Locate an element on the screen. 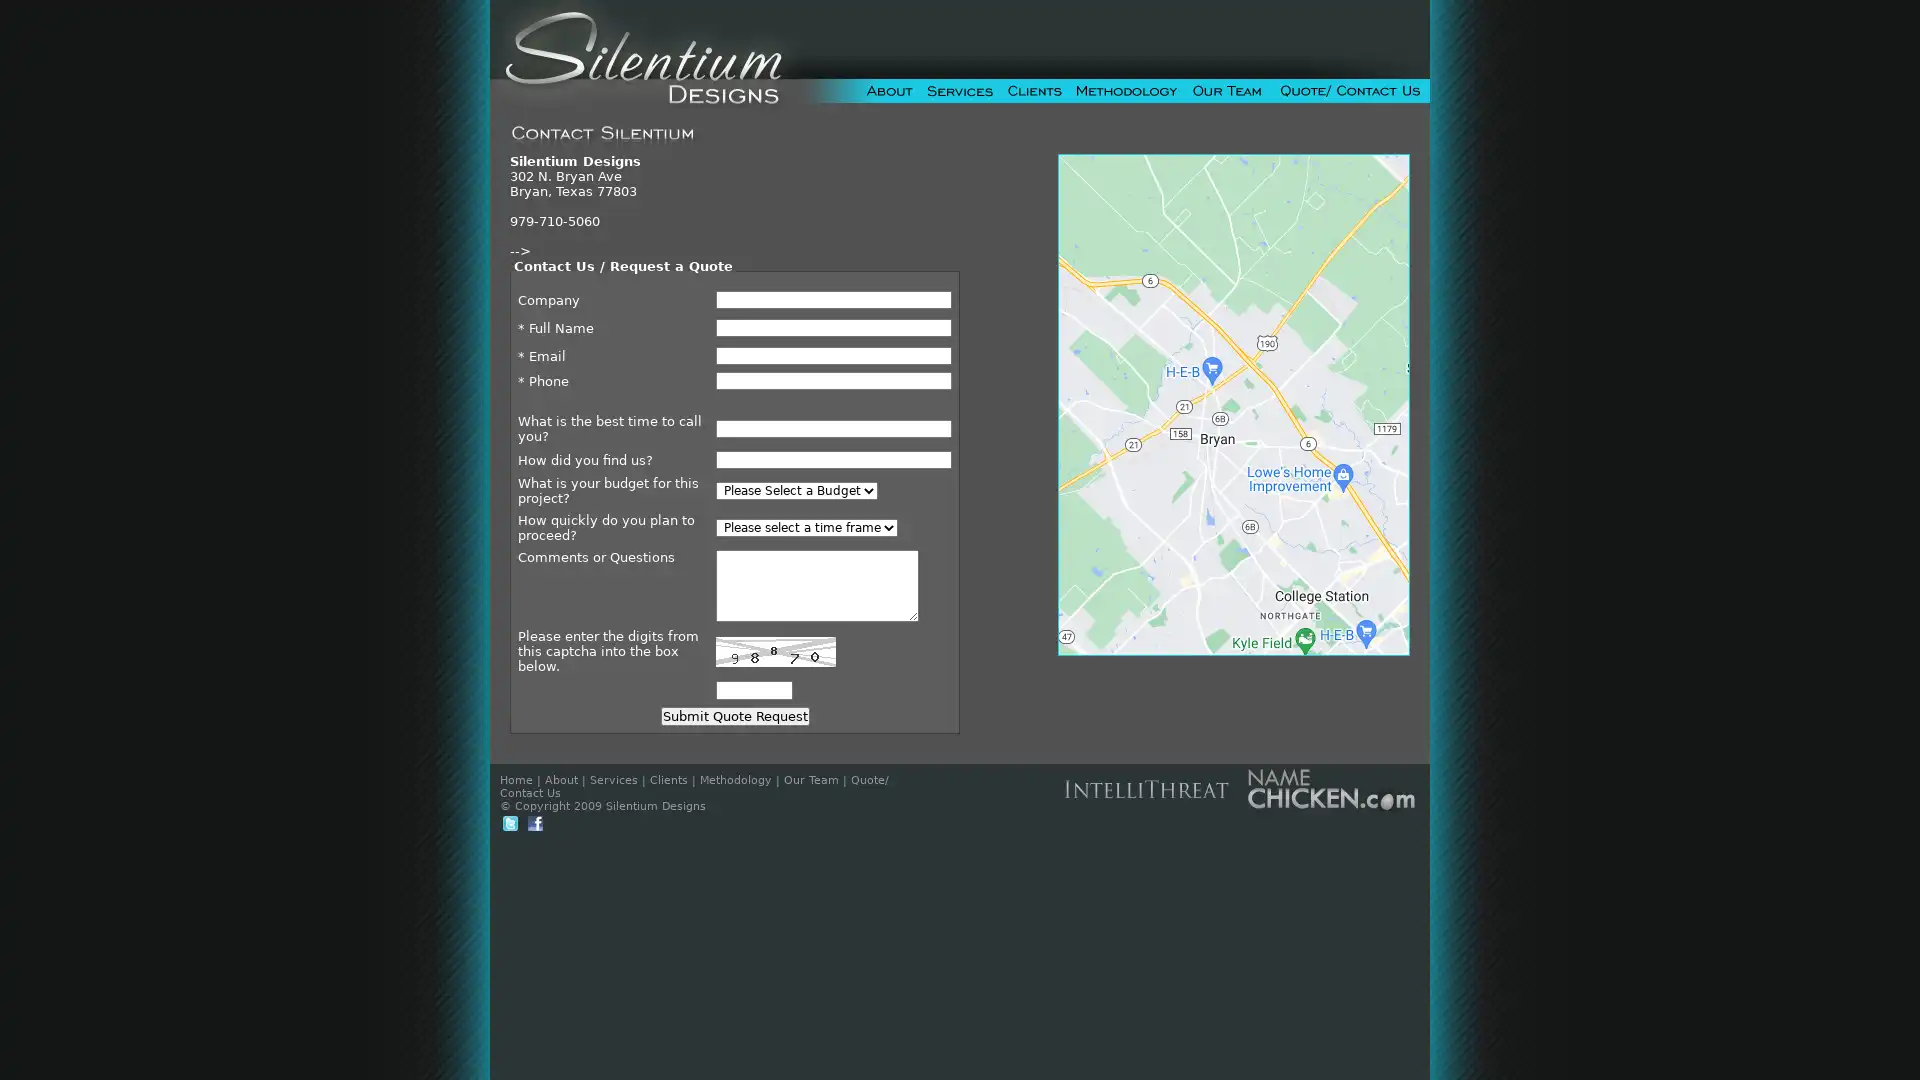 Image resolution: width=1920 pixels, height=1080 pixels. Submit Quote Request is located at coordinates (733, 715).